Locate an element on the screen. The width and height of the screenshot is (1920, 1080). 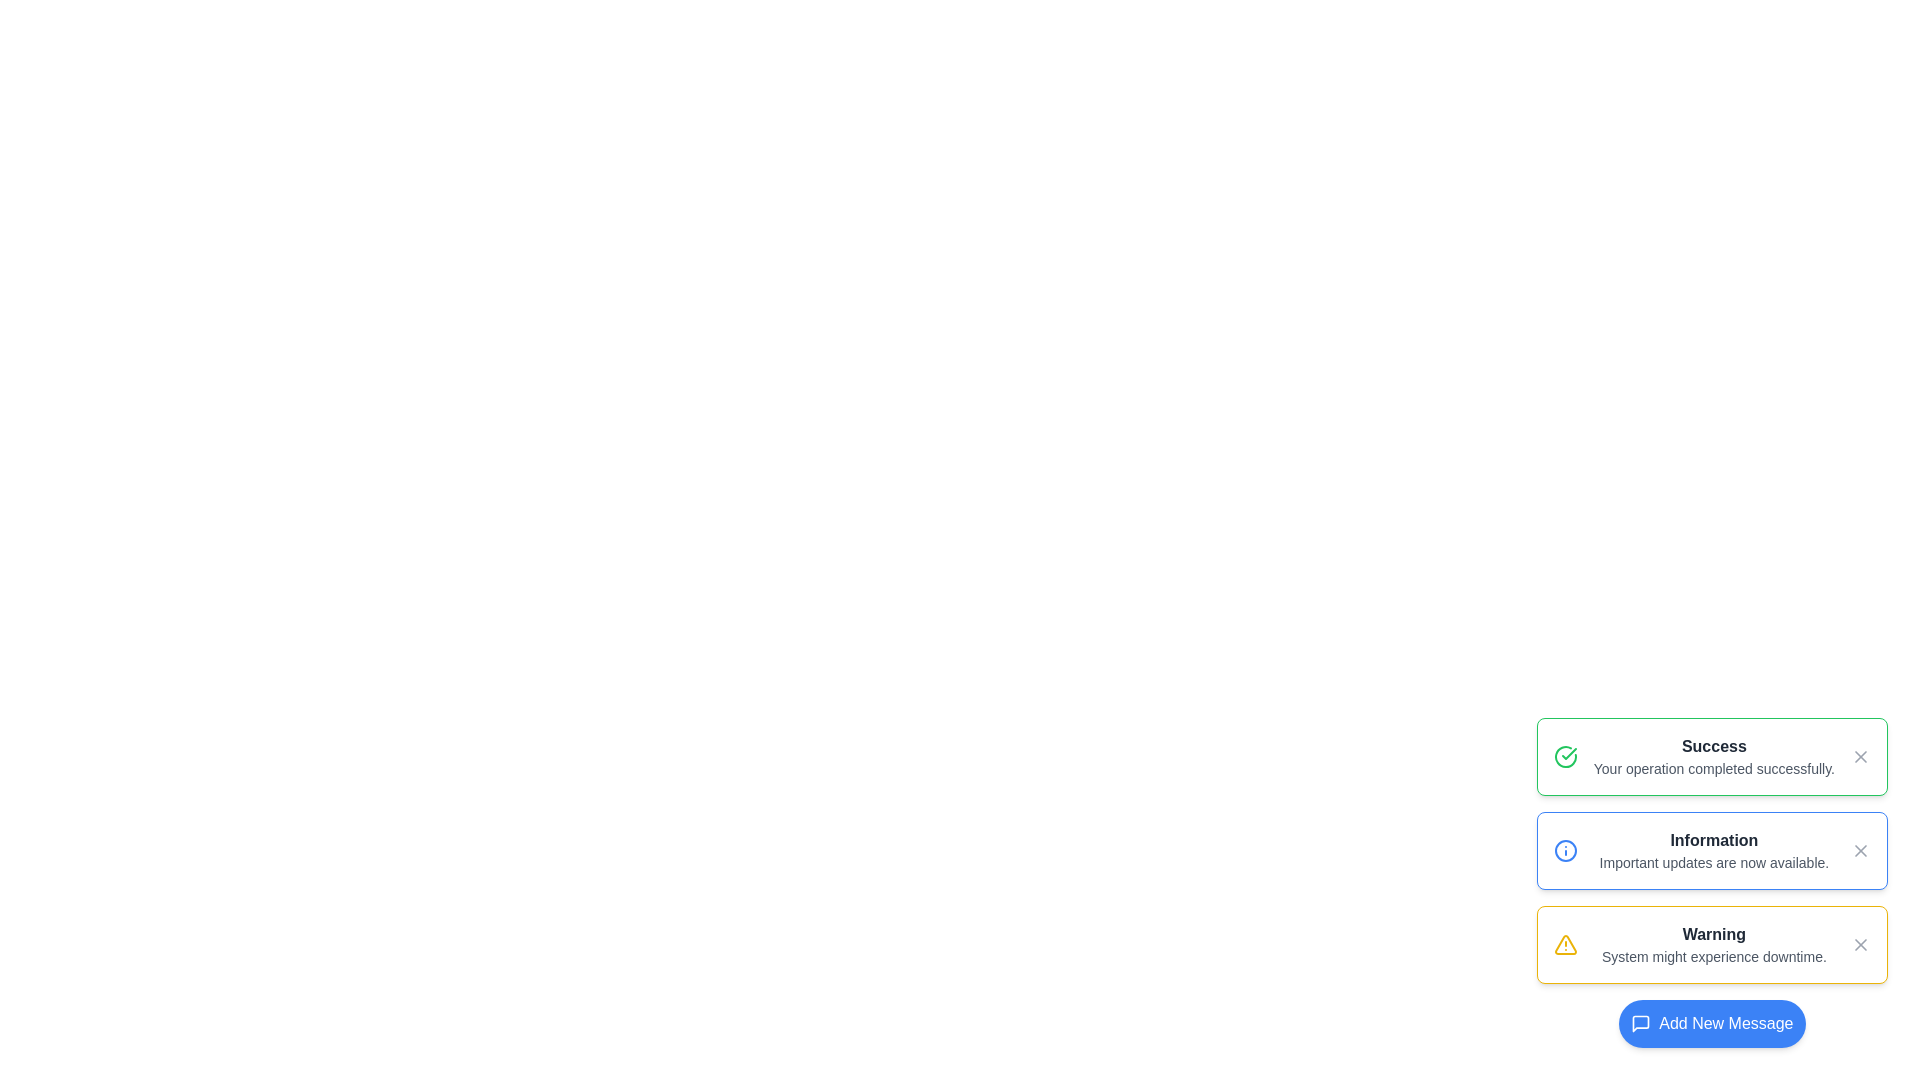
the text element that provides a detailed description of the success message, positioned below the 'Success' heading within the notification card is located at coordinates (1713, 767).